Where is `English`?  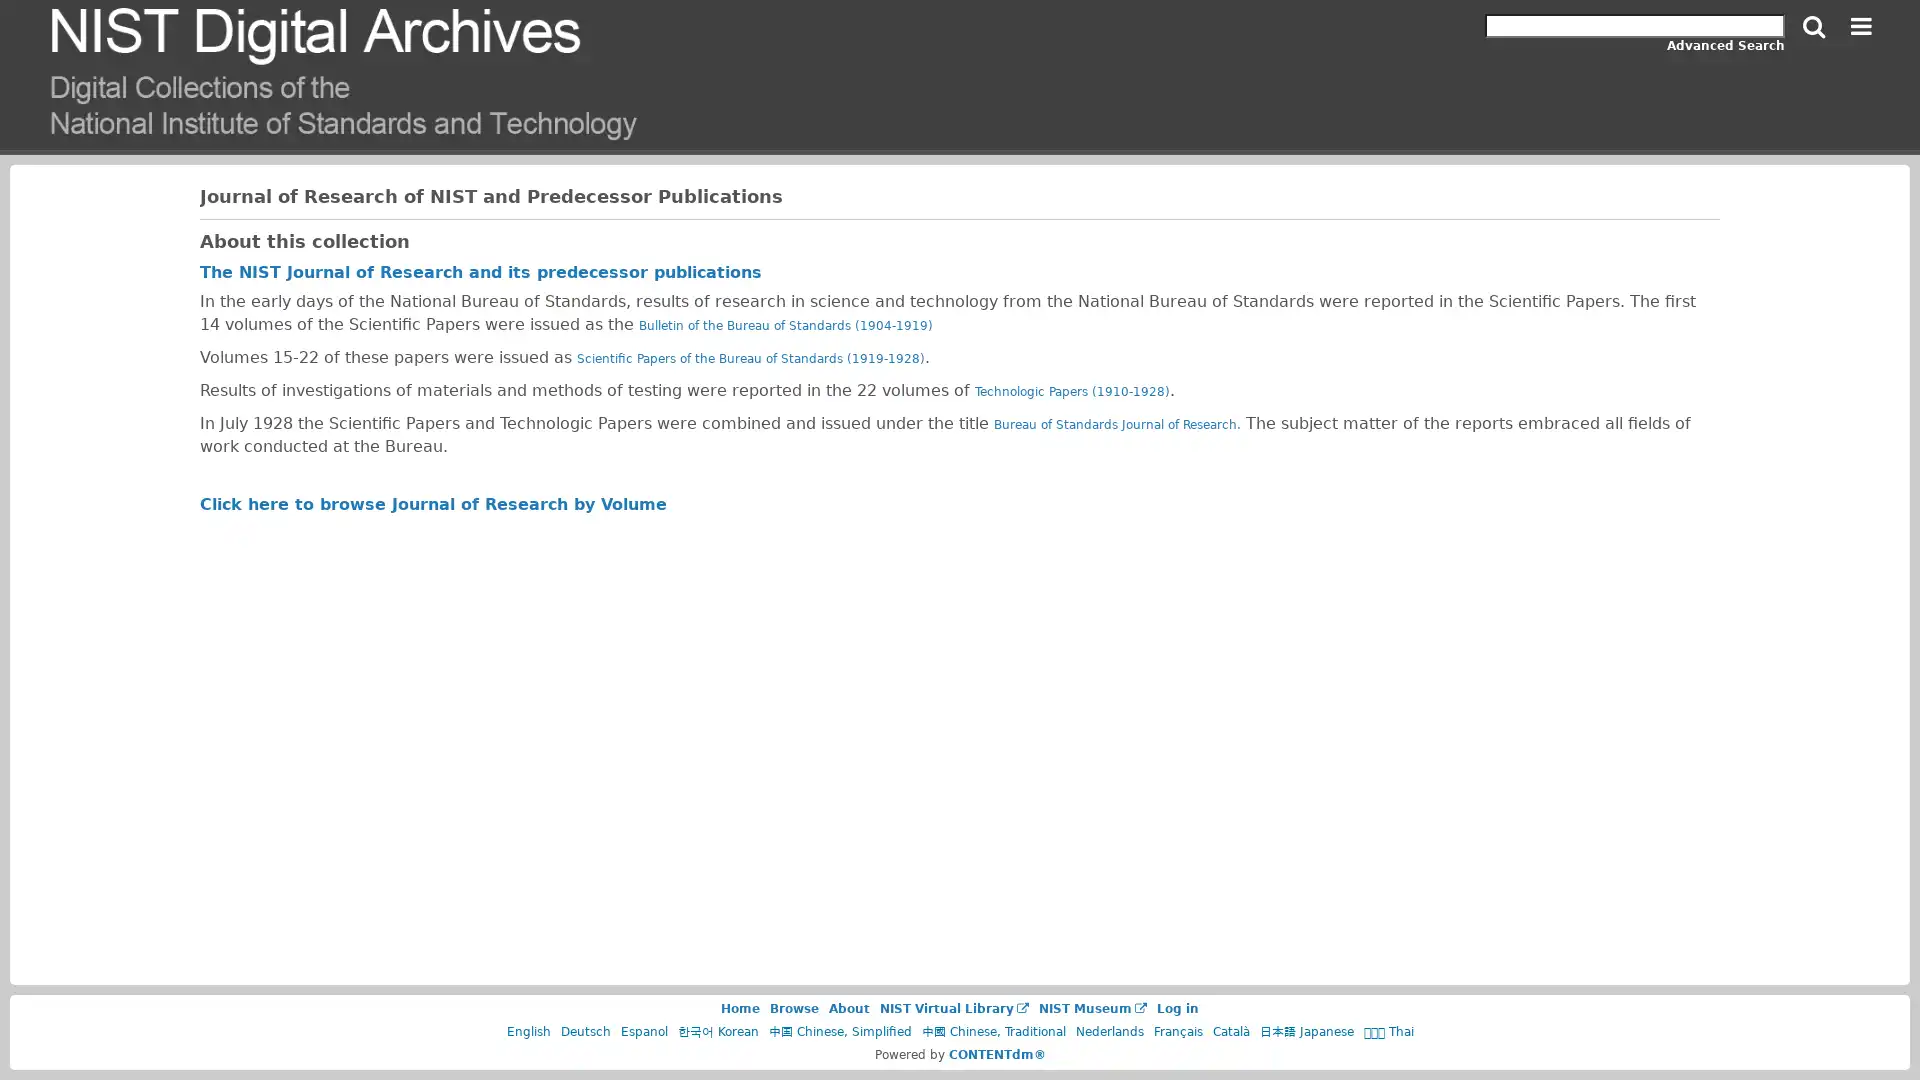
English is located at coordinates (528, 1032).